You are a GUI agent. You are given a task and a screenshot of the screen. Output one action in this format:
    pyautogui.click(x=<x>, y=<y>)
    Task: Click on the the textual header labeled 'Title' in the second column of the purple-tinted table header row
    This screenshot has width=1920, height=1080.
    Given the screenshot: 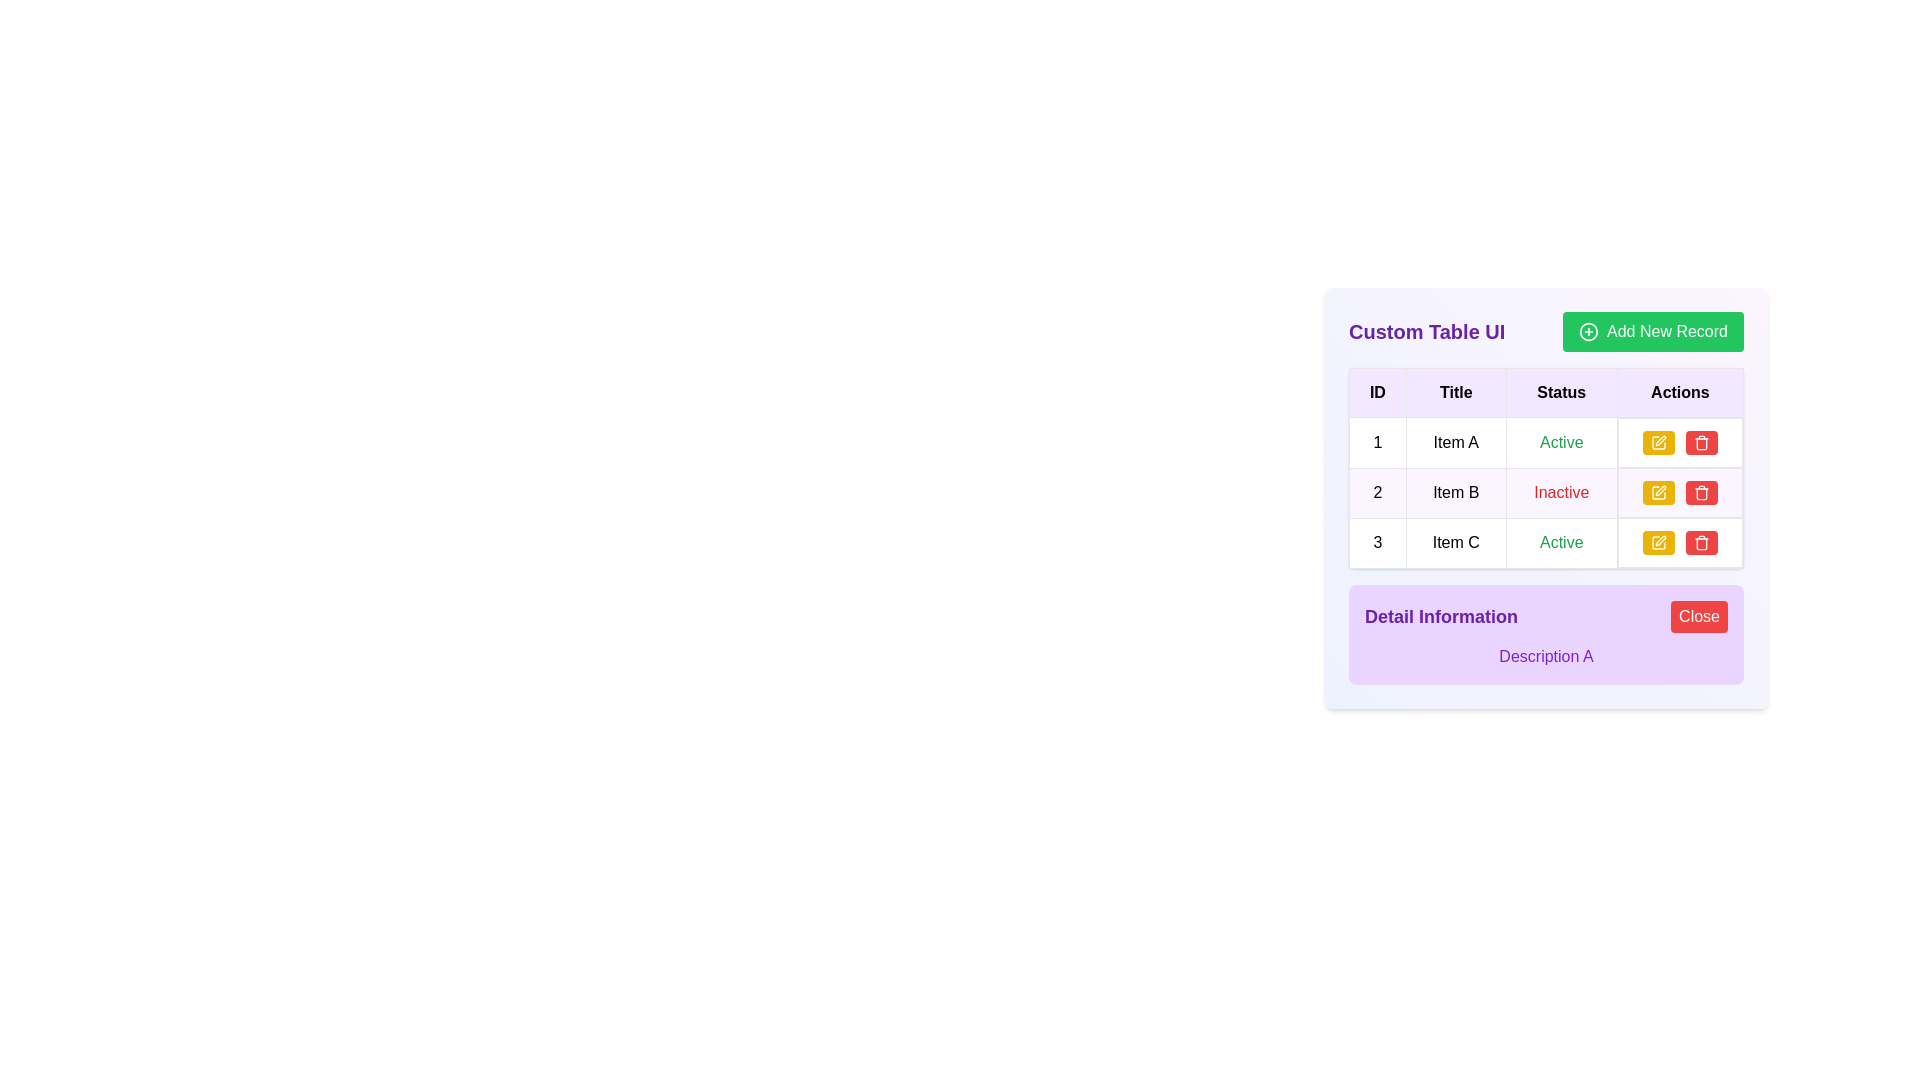 What is the action you would take?
    pyautogui.click(x=1456, y=393)
    